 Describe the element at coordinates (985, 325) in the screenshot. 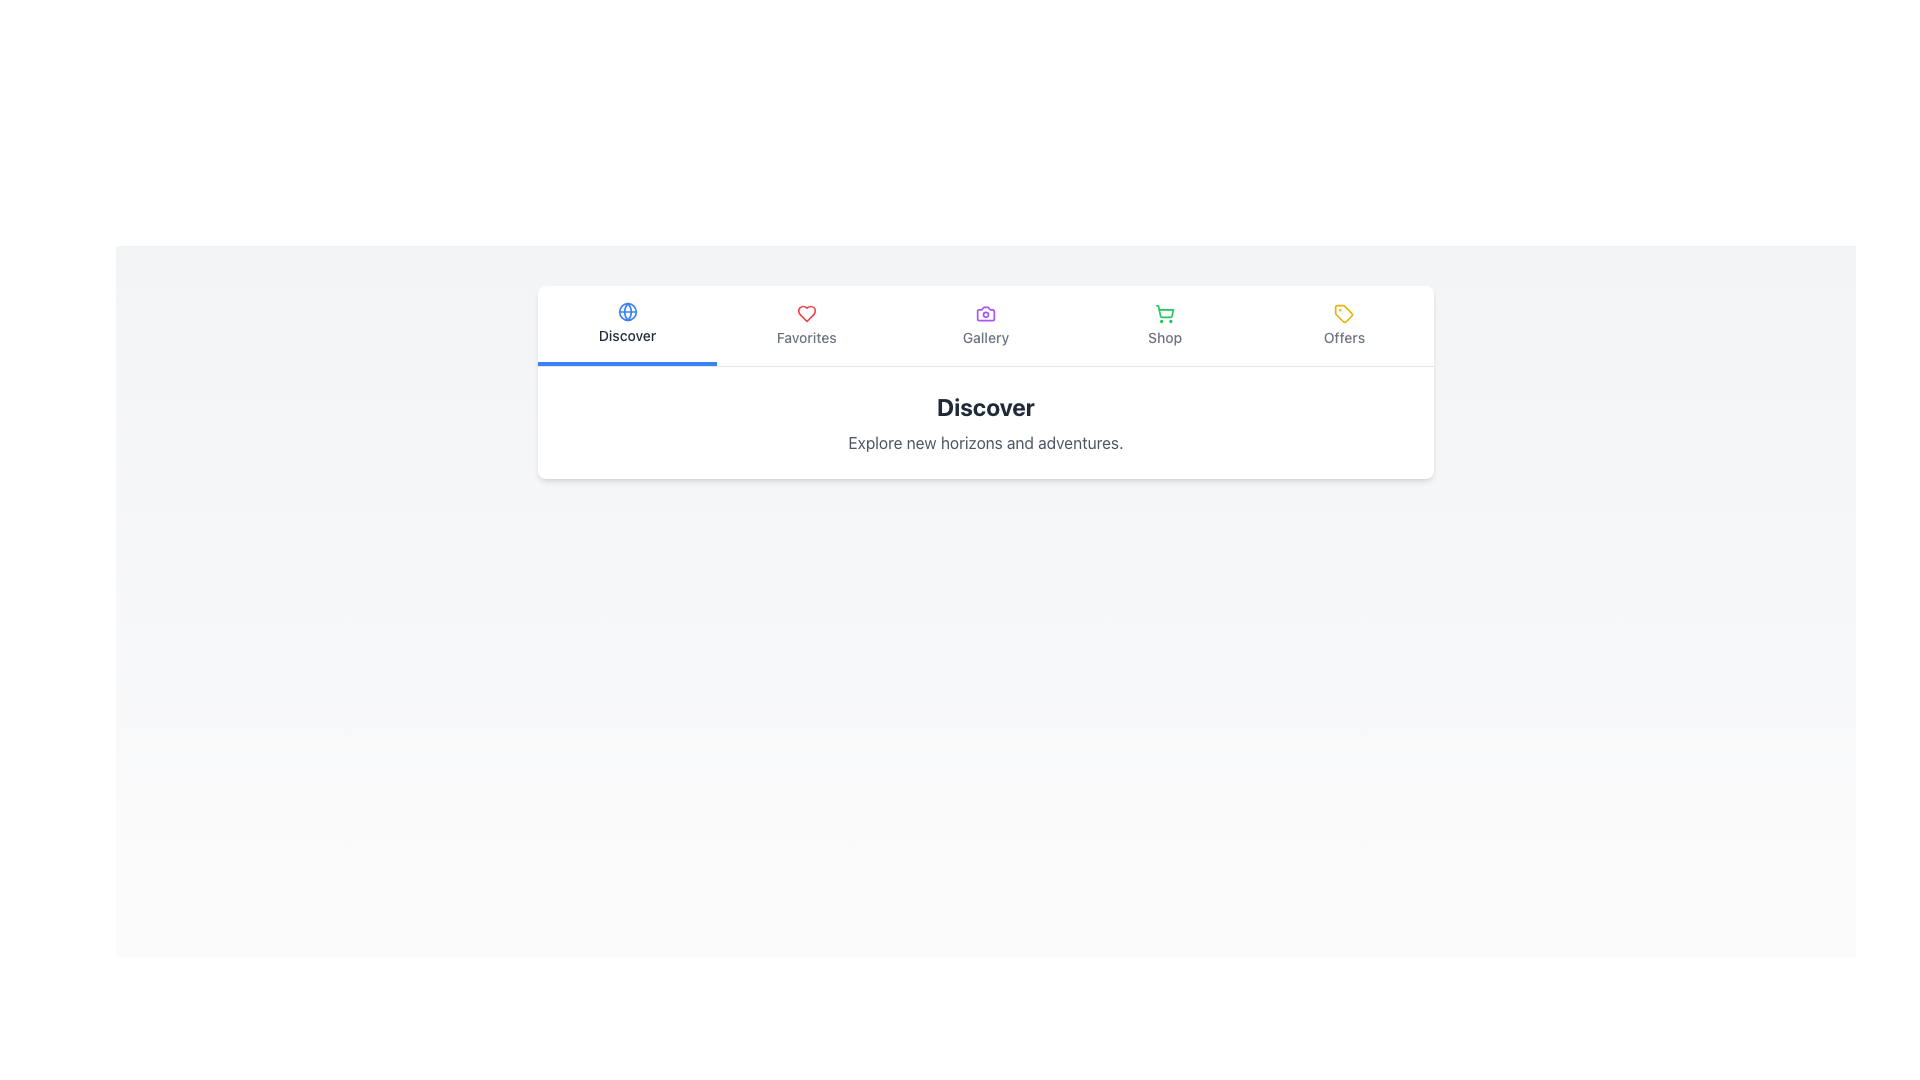

I see `the Navigation Menu Bar` at that location.